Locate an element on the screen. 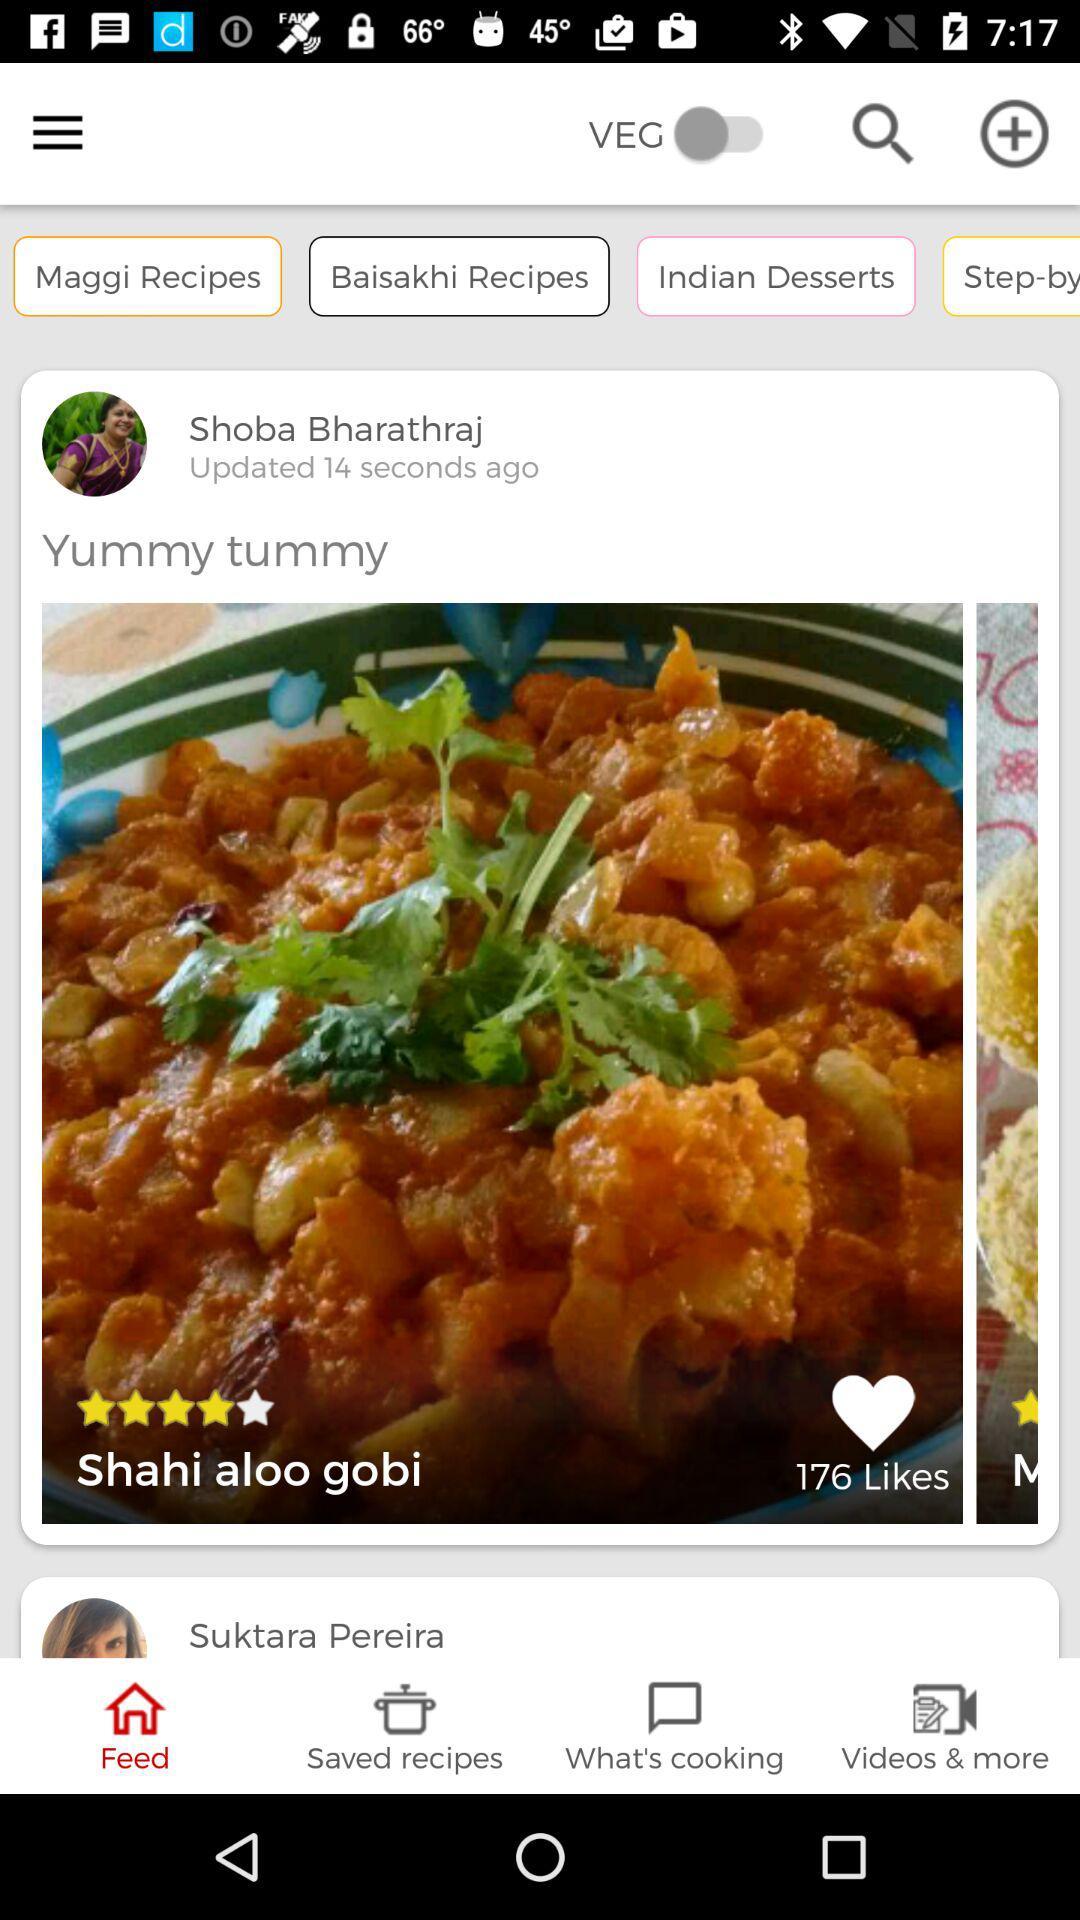 The height and width of the screenshot is (1920, 1080). icon next to the saved recipes icon is located at coordinates (675, 1725).